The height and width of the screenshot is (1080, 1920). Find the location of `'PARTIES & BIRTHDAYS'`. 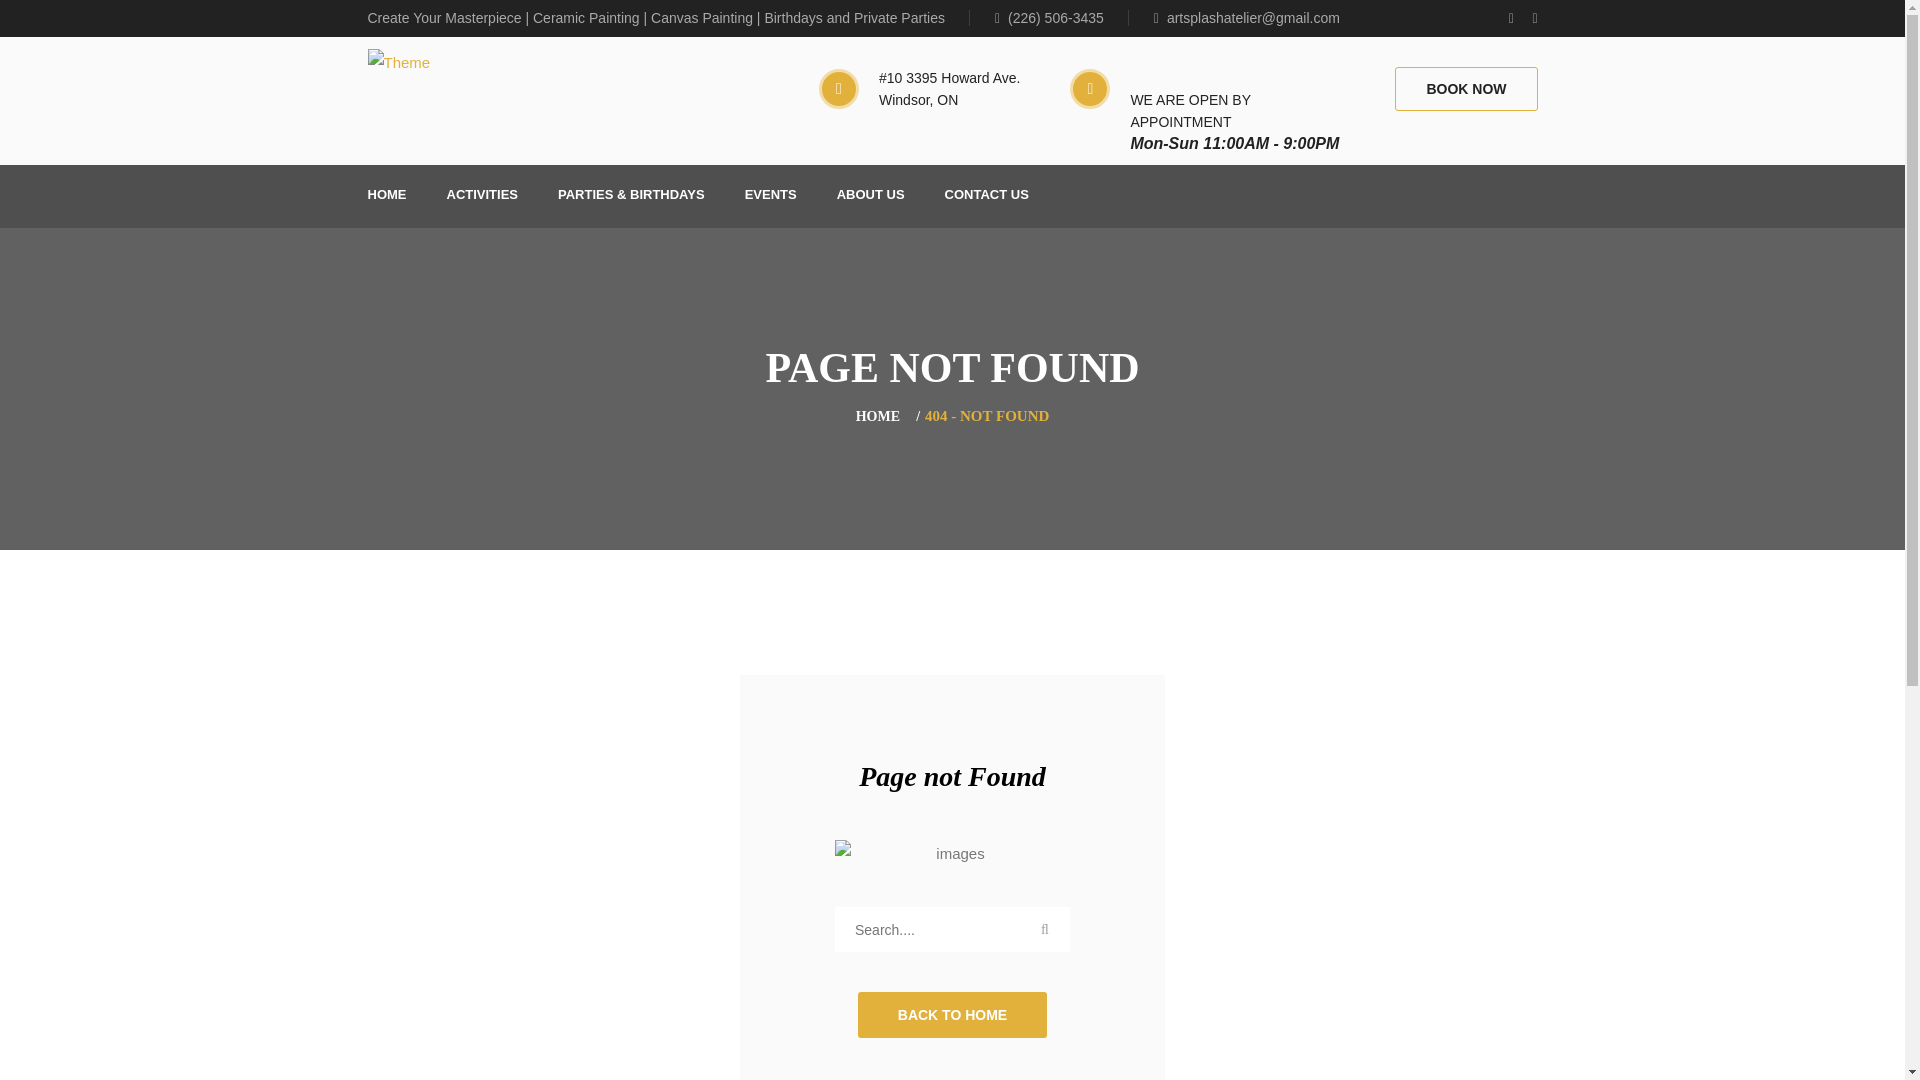

'PARTIES & BIRTHDAYS' is located at coordinates (630, 196).